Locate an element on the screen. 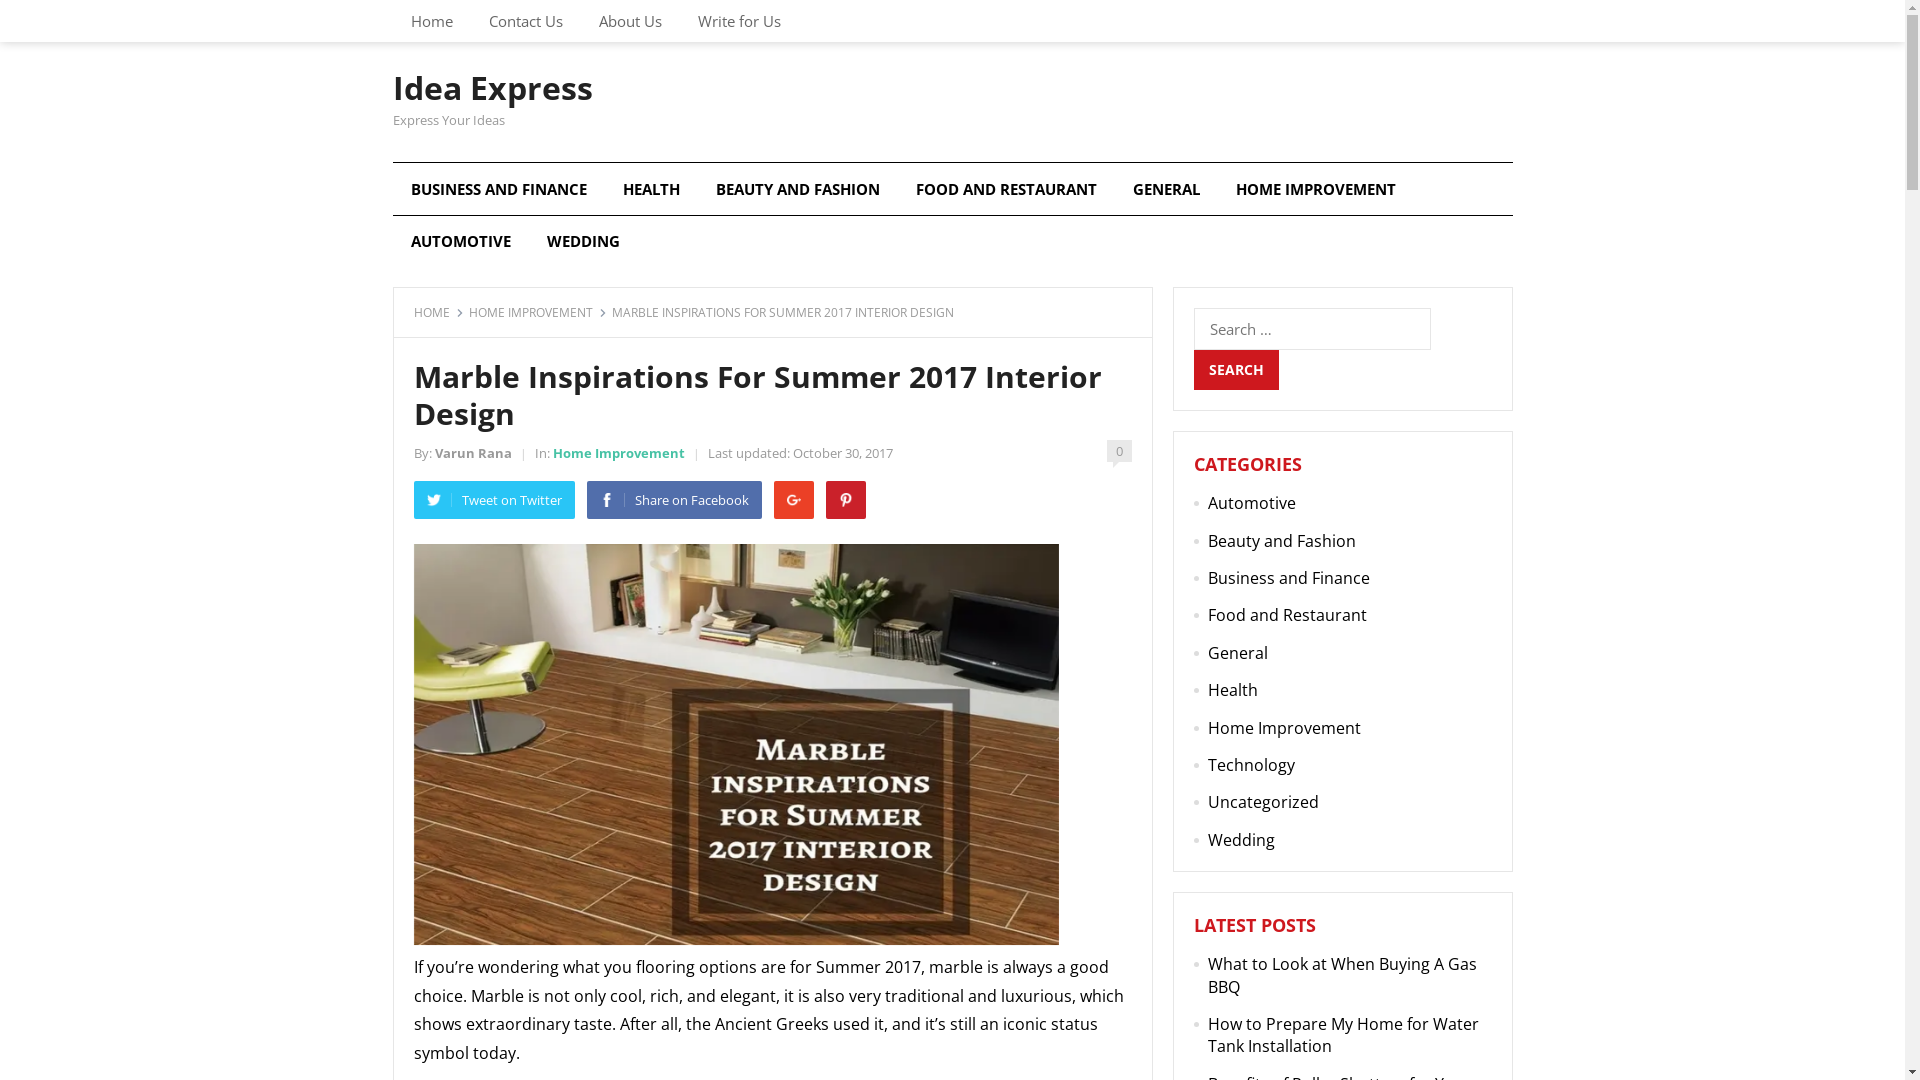  'AUTOMOTIVE' is located at coordinates (459, 239).